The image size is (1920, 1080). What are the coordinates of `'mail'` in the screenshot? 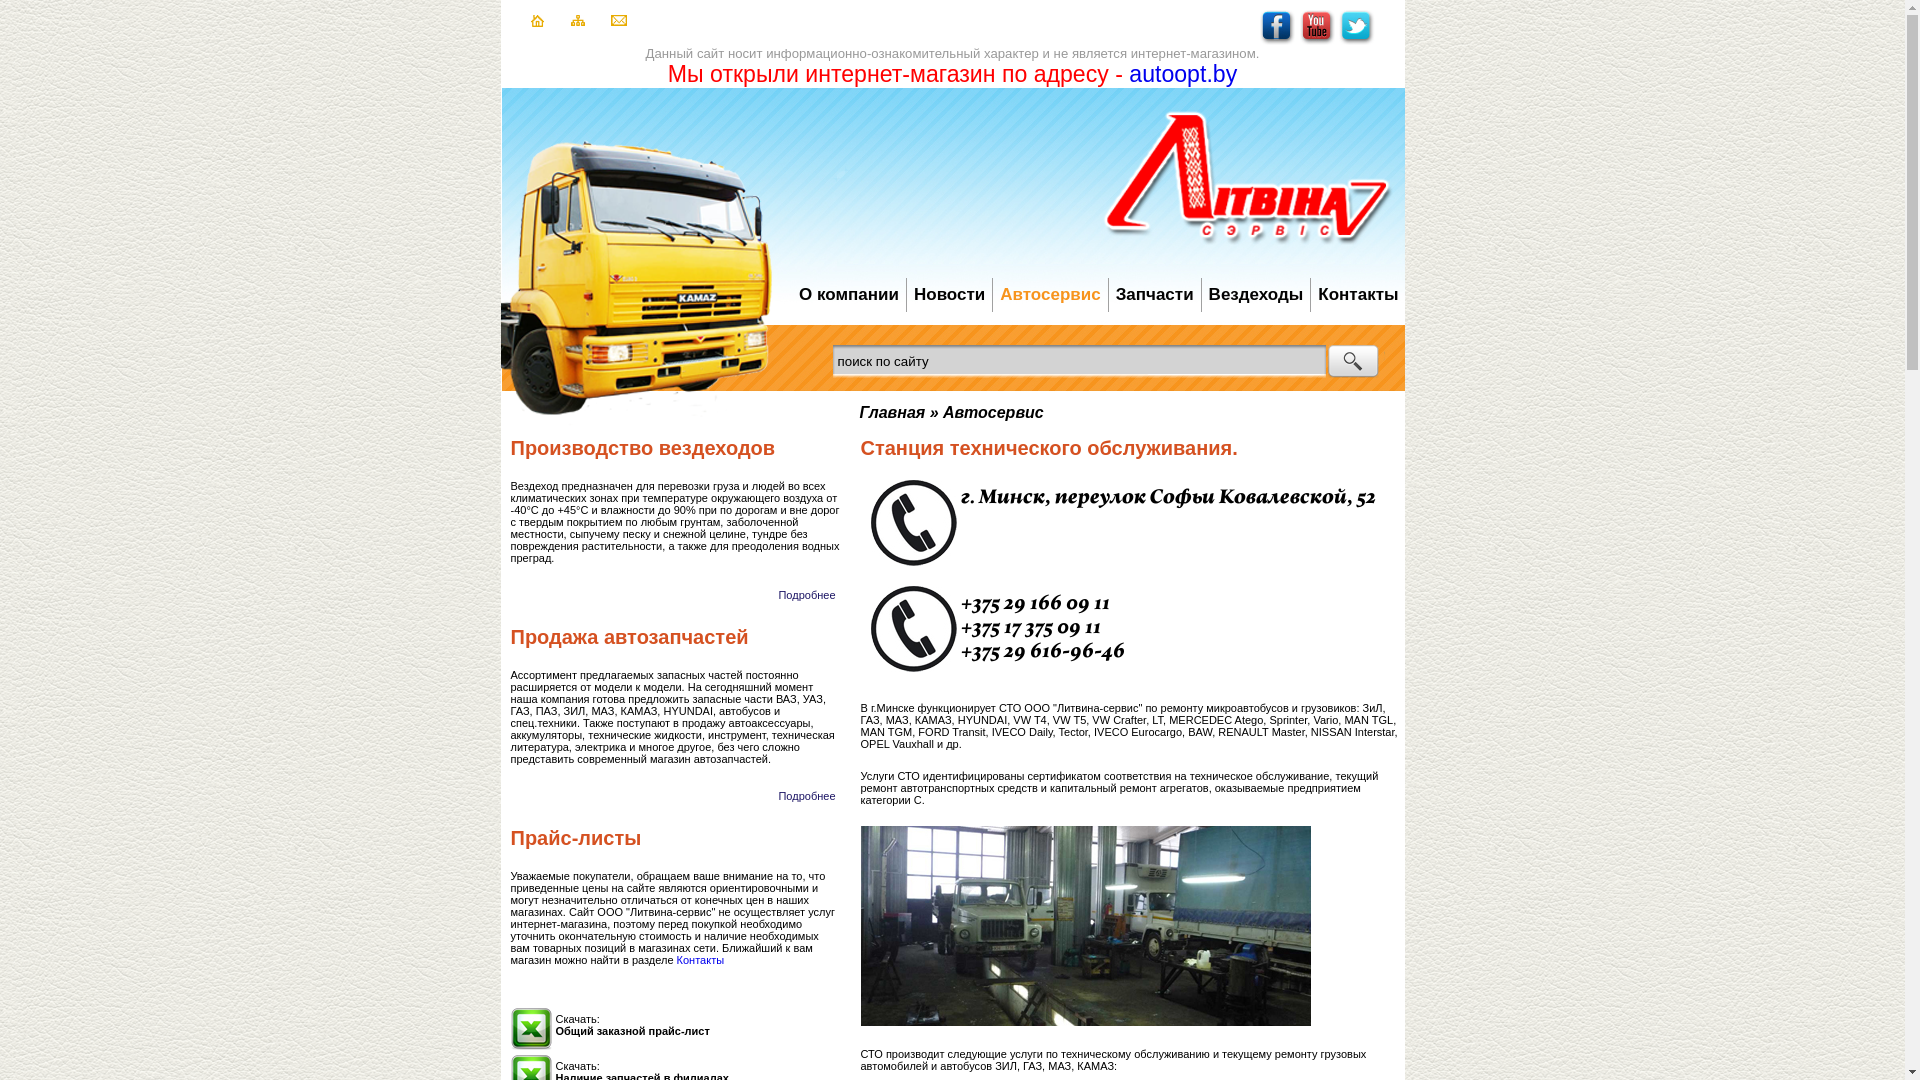 It's located at (608, 22).